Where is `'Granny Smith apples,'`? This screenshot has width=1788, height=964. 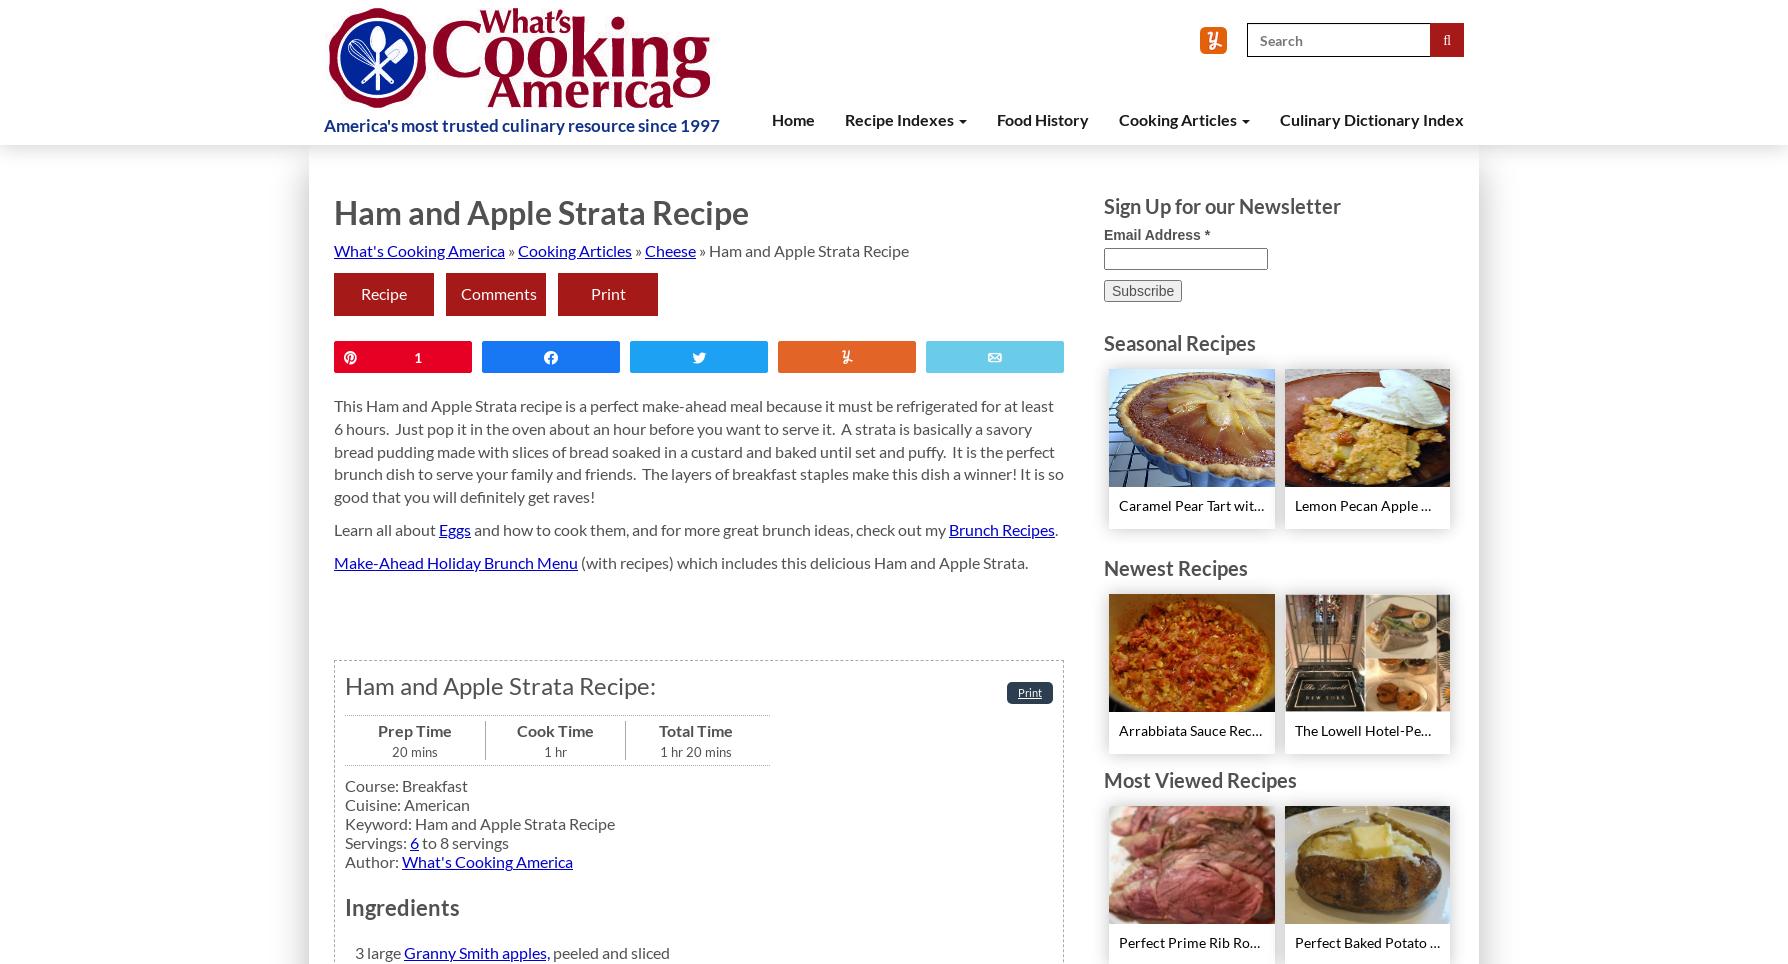 'Granny Smith apples,' is located at coordinates (477, 952).